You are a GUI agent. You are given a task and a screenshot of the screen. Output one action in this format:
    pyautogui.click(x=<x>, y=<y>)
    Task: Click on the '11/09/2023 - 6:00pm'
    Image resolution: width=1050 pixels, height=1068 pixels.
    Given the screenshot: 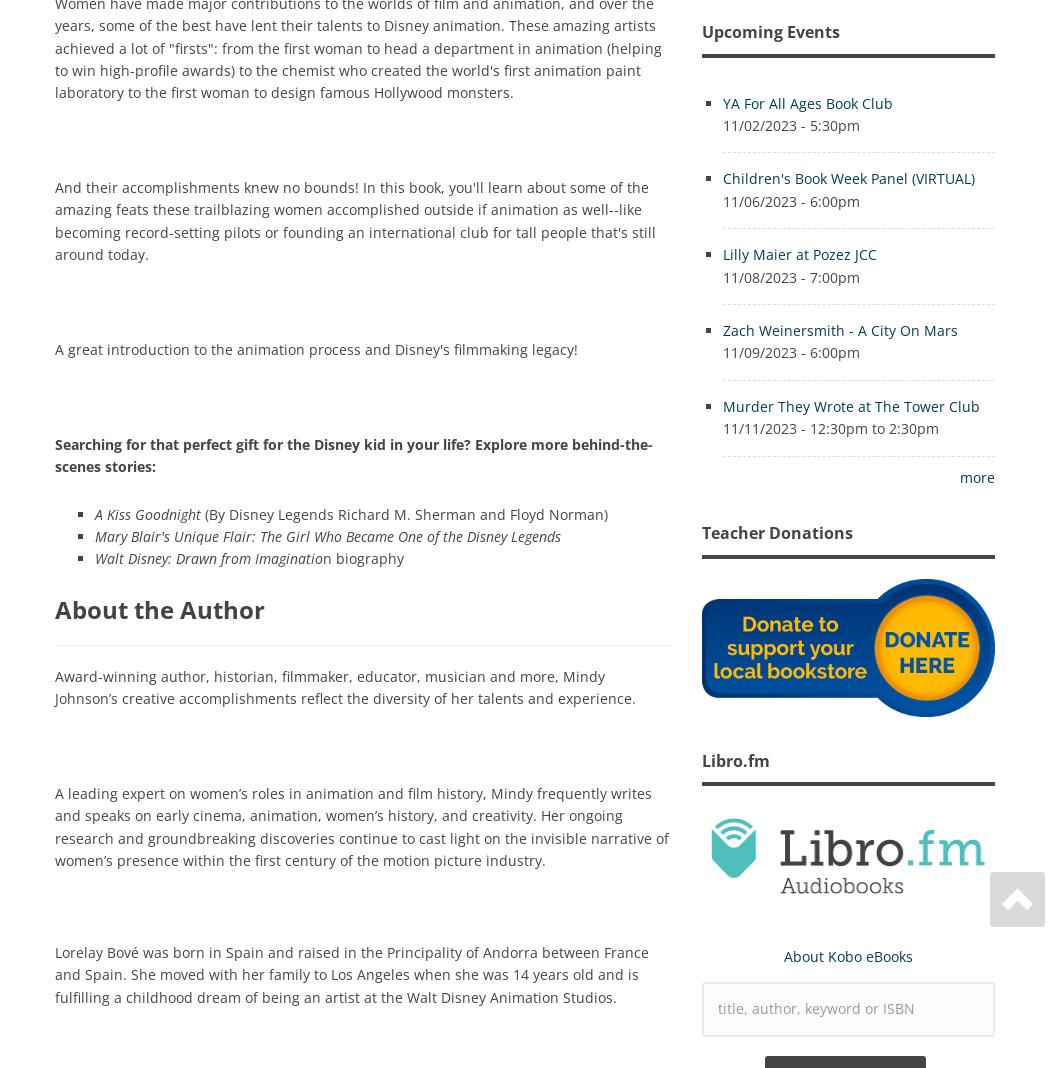 What is the action you would take?
    pyautogui.click(x=789, y=351)
    